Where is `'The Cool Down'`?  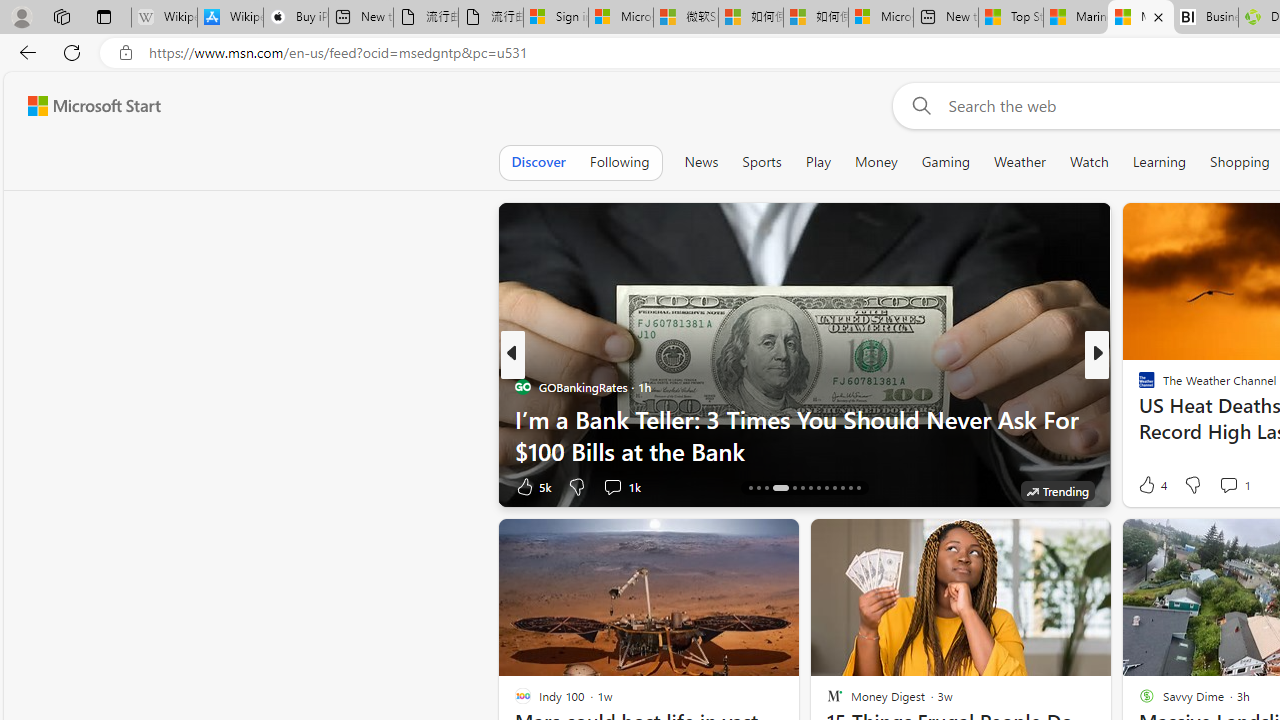
'The Cool Down' is located at coordinates (1138, 387).